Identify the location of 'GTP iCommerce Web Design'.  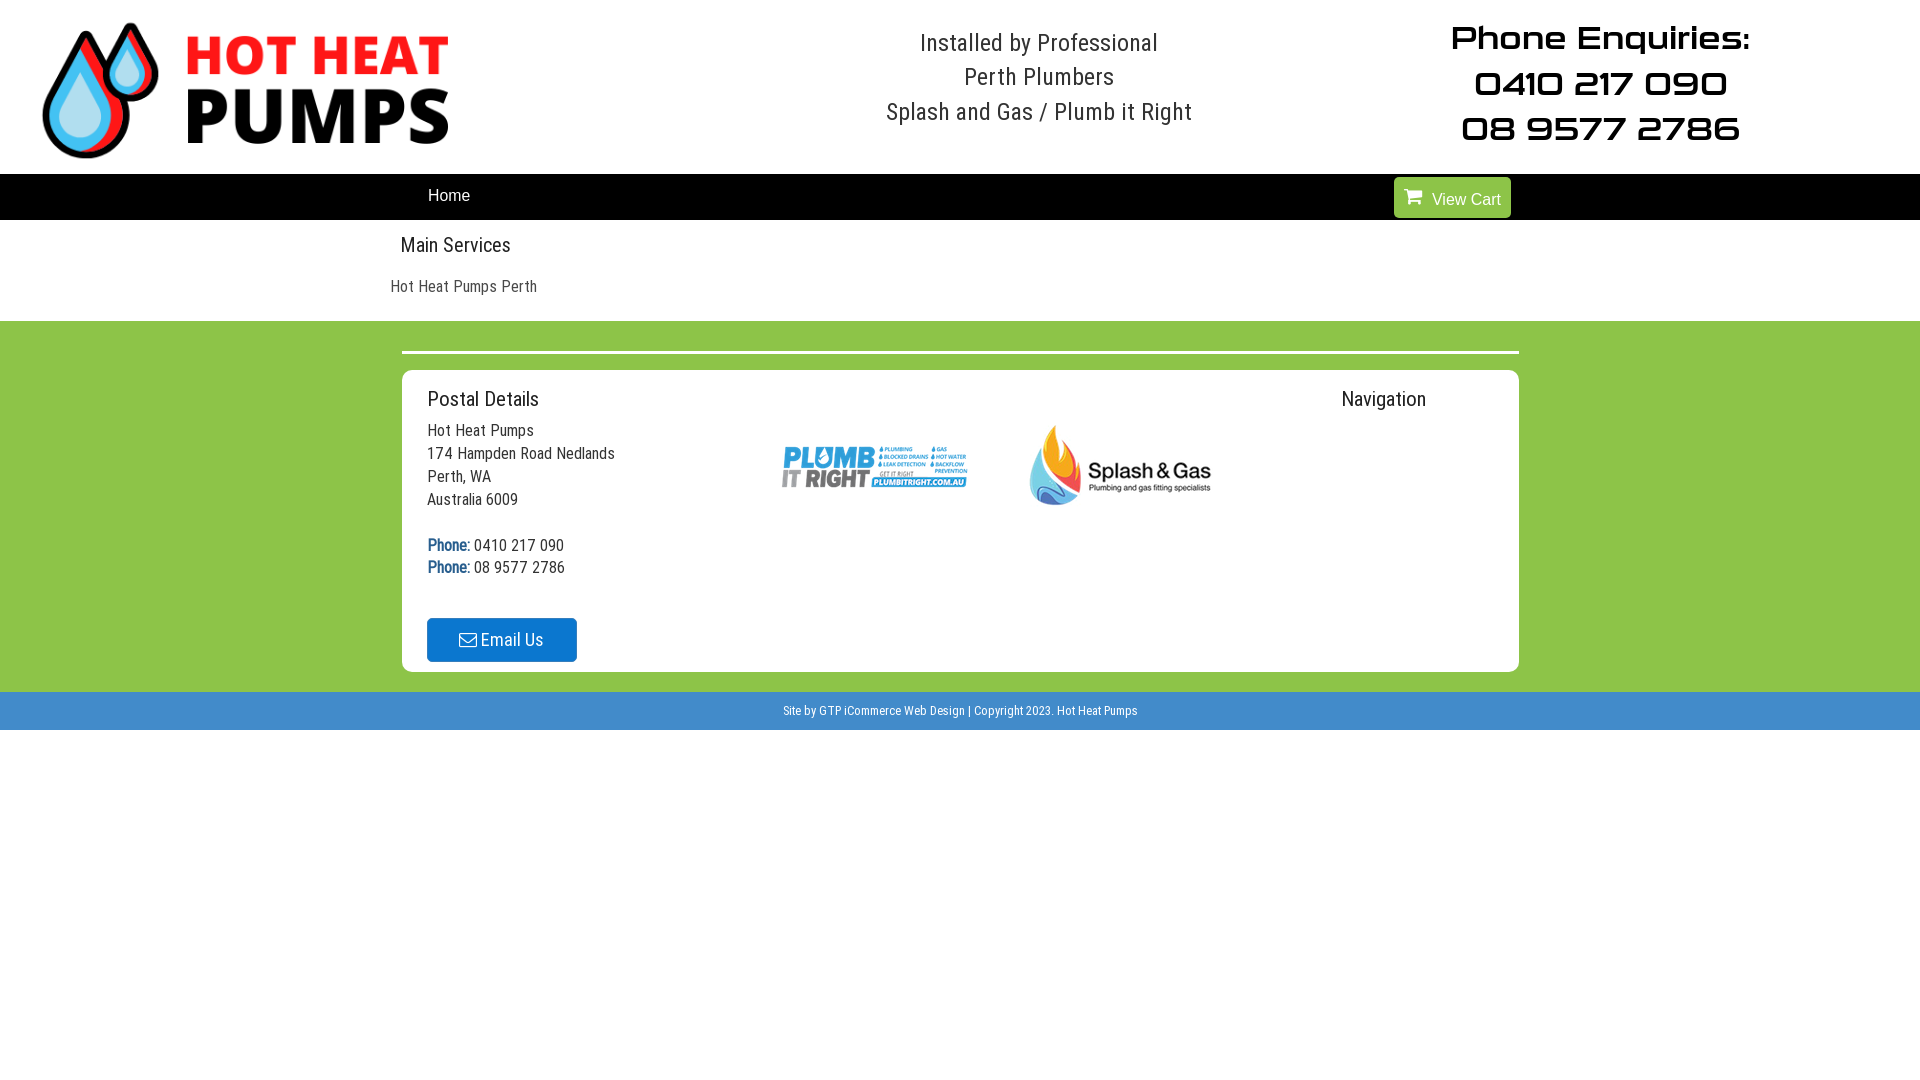
(890, 709).